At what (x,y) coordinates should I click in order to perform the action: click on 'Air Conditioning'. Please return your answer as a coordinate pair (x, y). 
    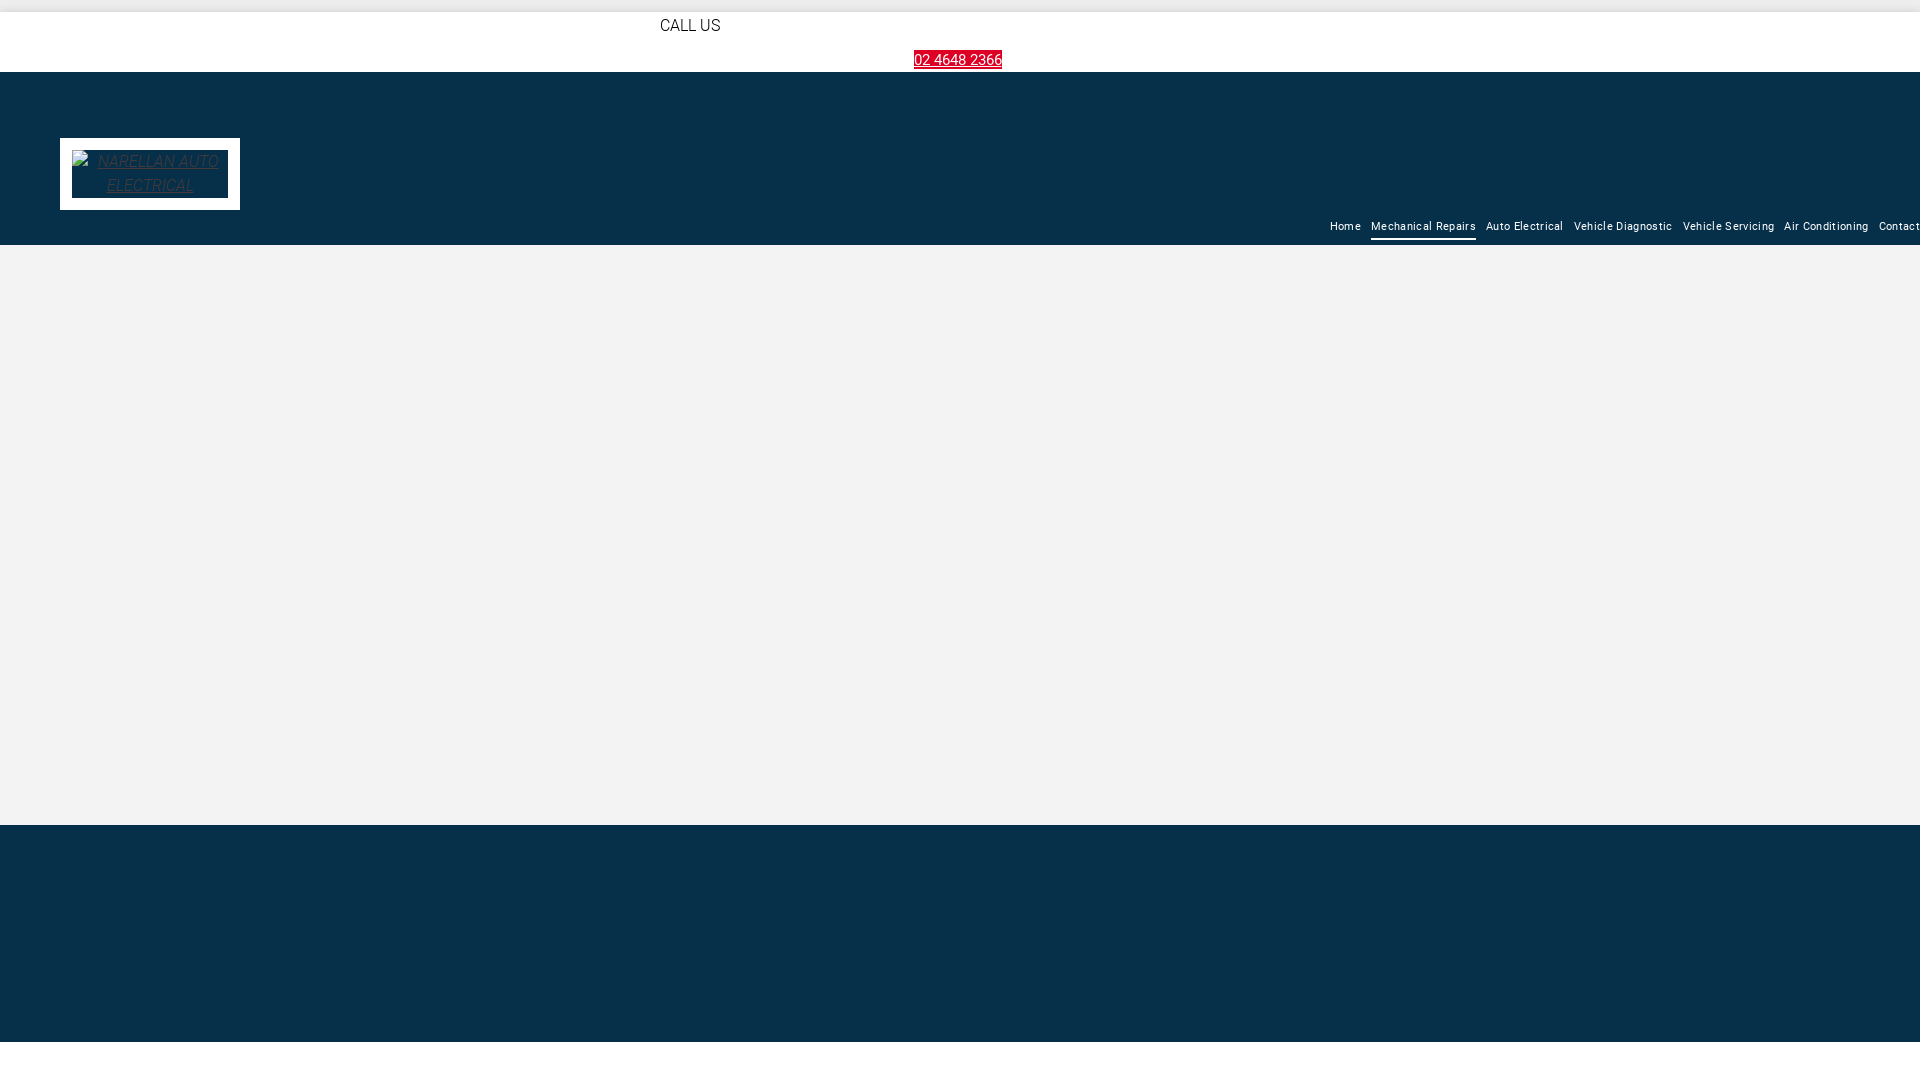
    Looking at the image, I should click on (1825, 226).